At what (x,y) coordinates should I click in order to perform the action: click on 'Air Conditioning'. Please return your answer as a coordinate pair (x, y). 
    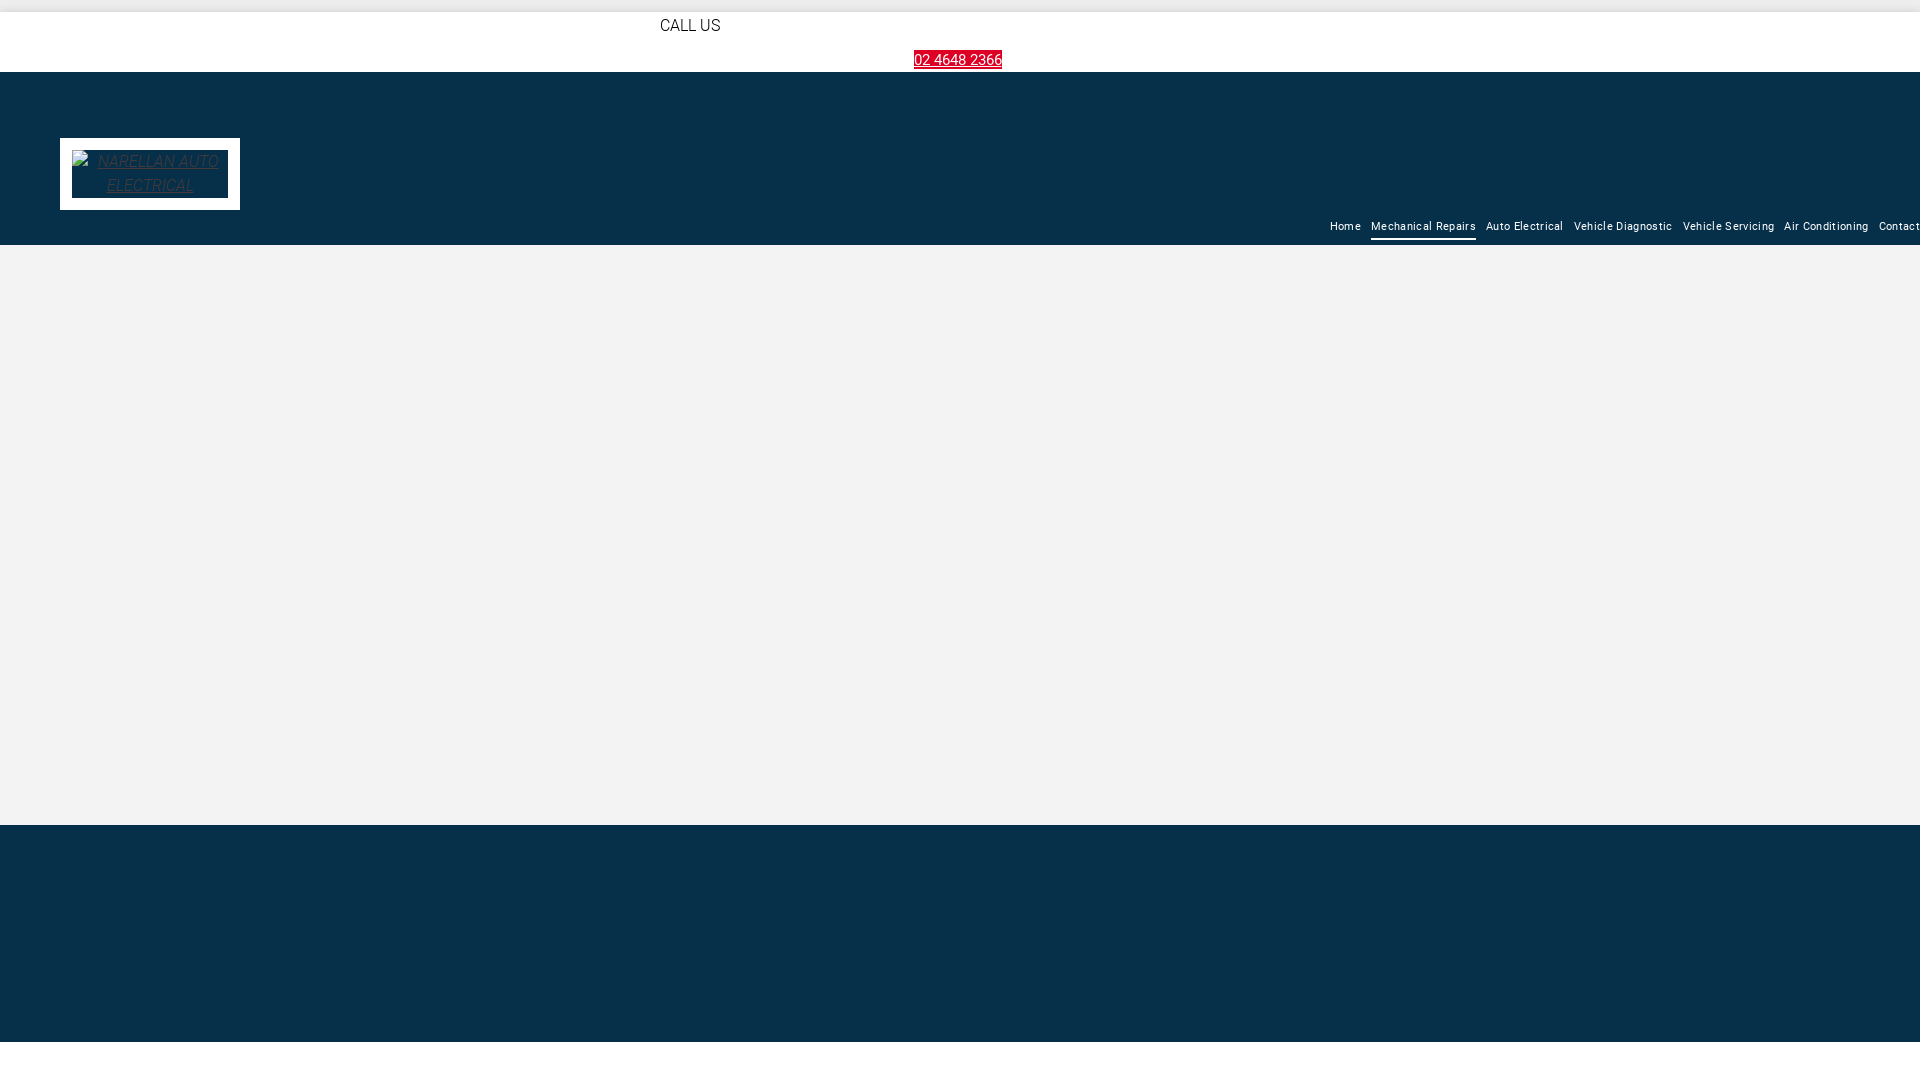
    Looking at the image, I should click on (1825, 226).